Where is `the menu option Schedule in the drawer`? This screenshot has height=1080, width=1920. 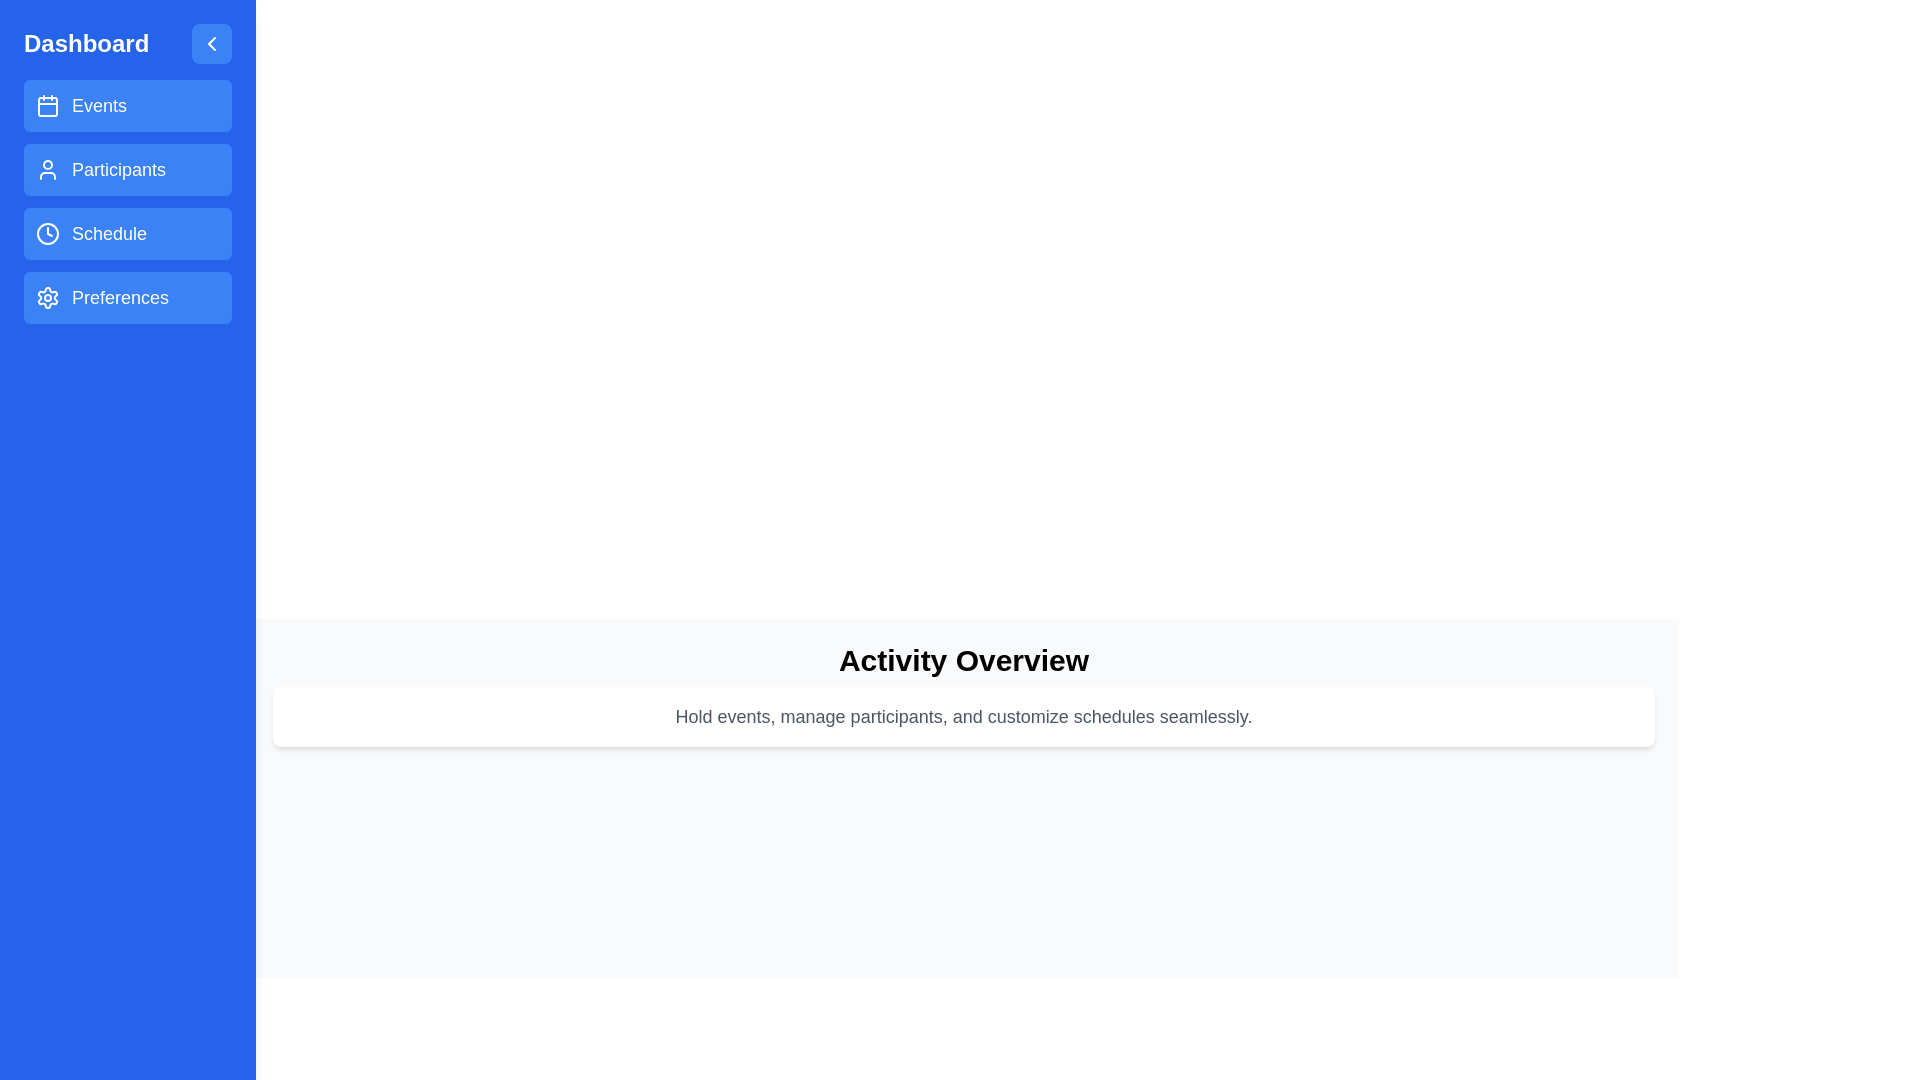 the menu option Schedule in the drawer is located at coordinates (127, 233).